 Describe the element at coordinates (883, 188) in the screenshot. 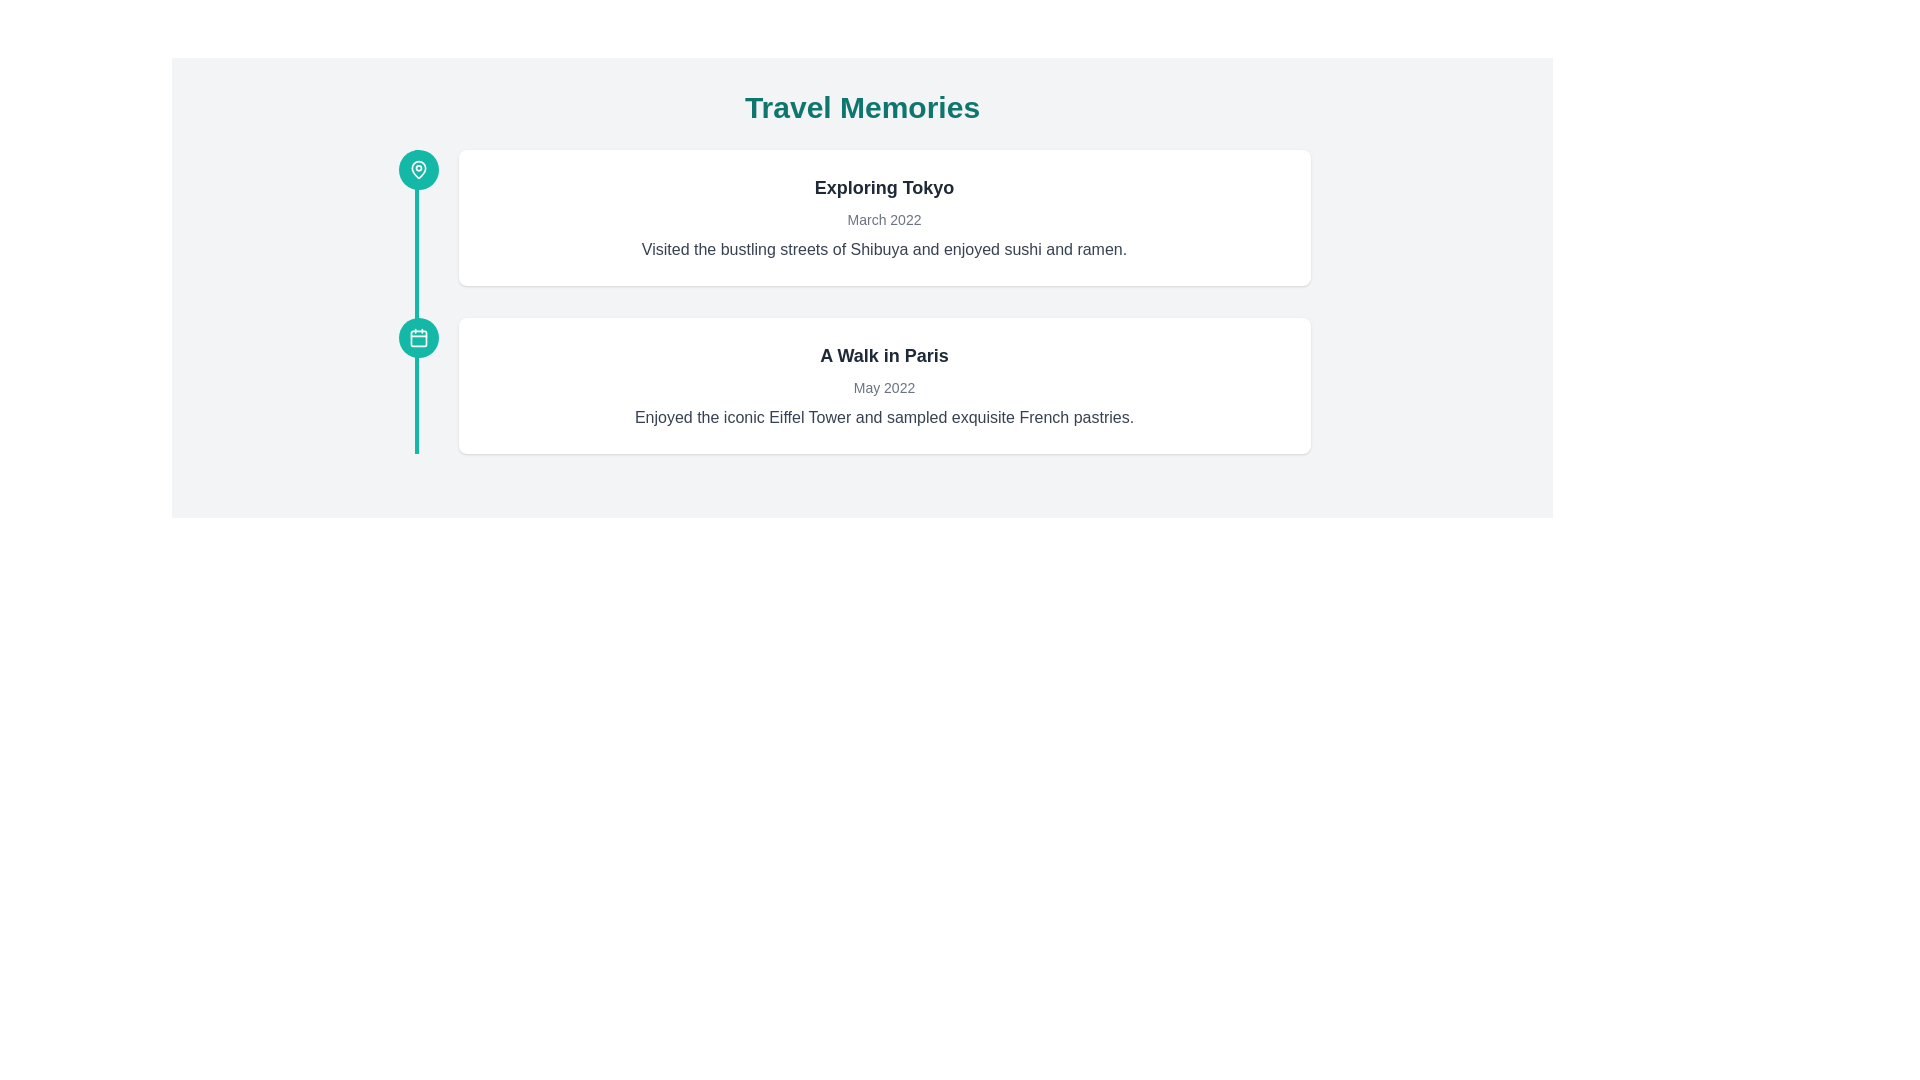

I see `the text element that reads 'Exploring Tokyo', which is styled with a larger font size and bold weight, located at the top of a white card` at that location.